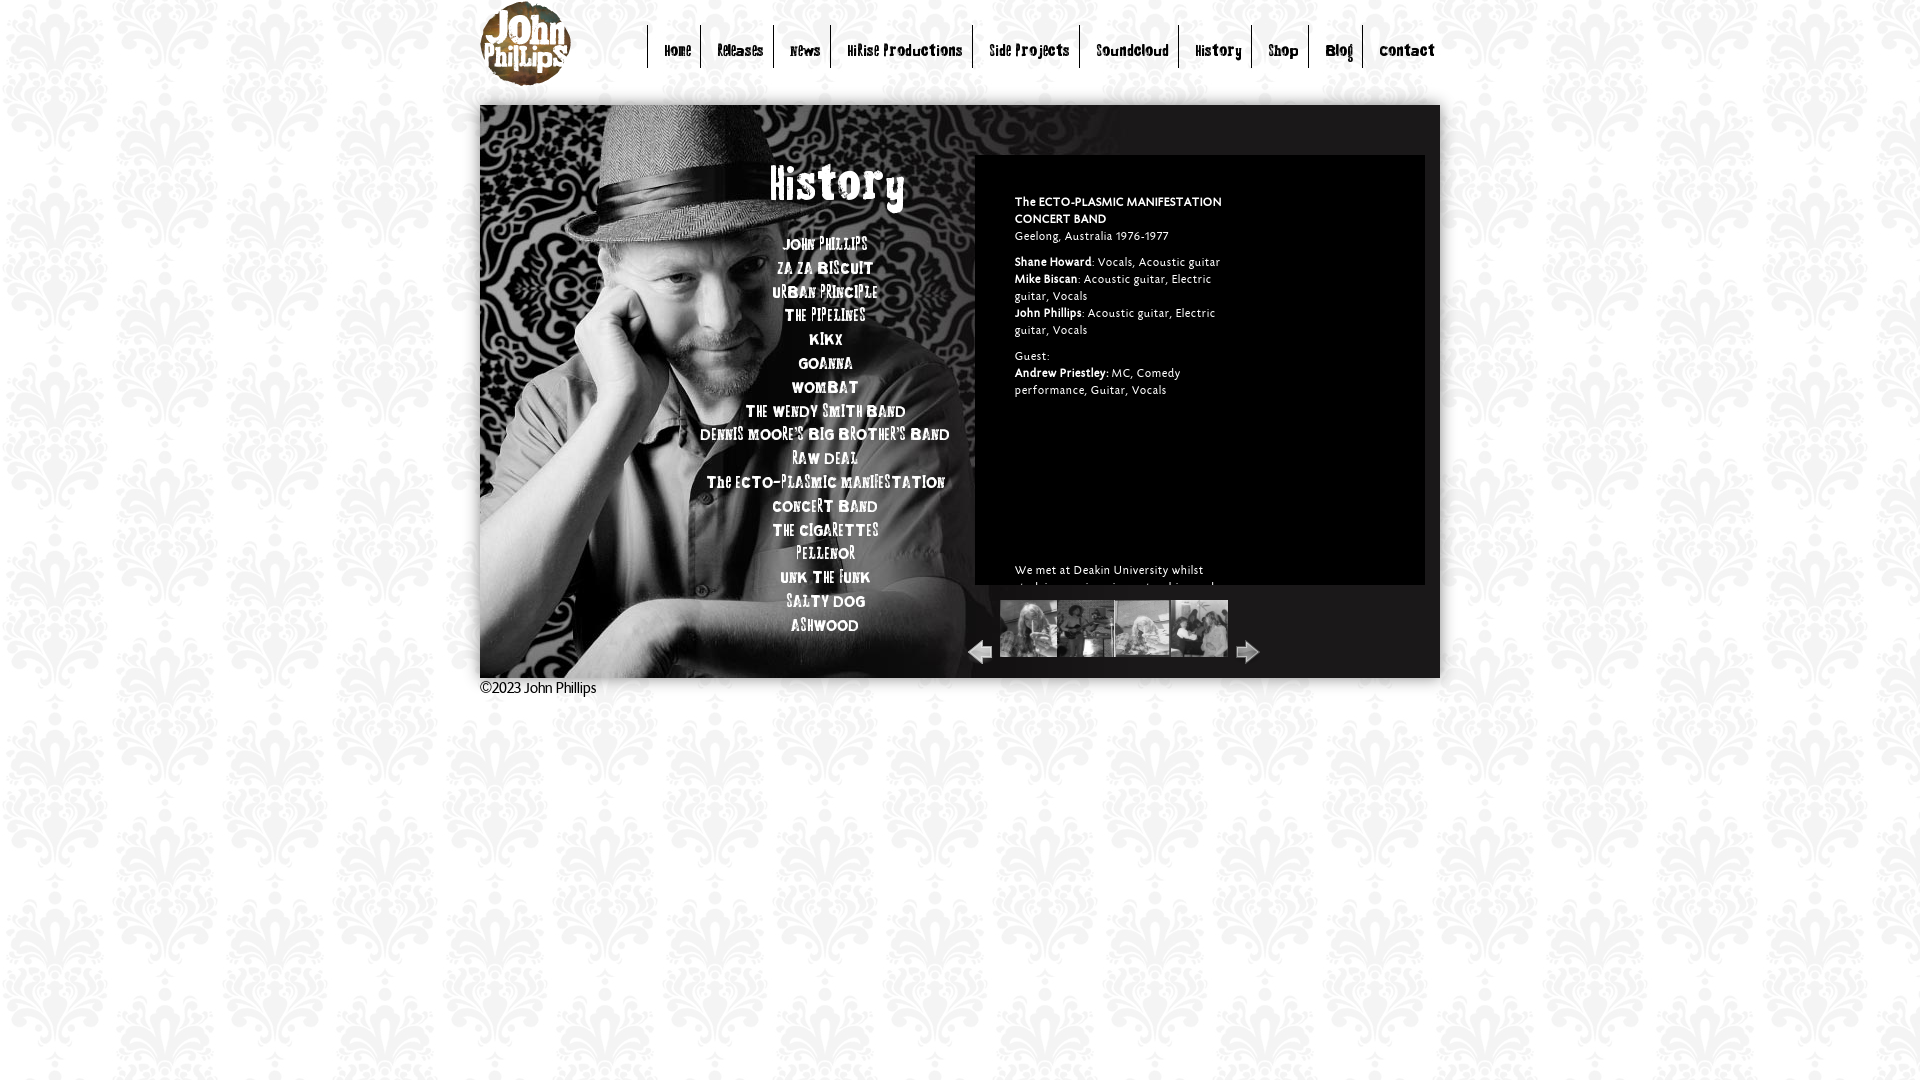 The height and width of the screenshot is (1080, 1920). What do you see at coordinates (825, 531) in the screenshot?
I see `'THE CIGARETTES'` at bounding box center [825, 531].